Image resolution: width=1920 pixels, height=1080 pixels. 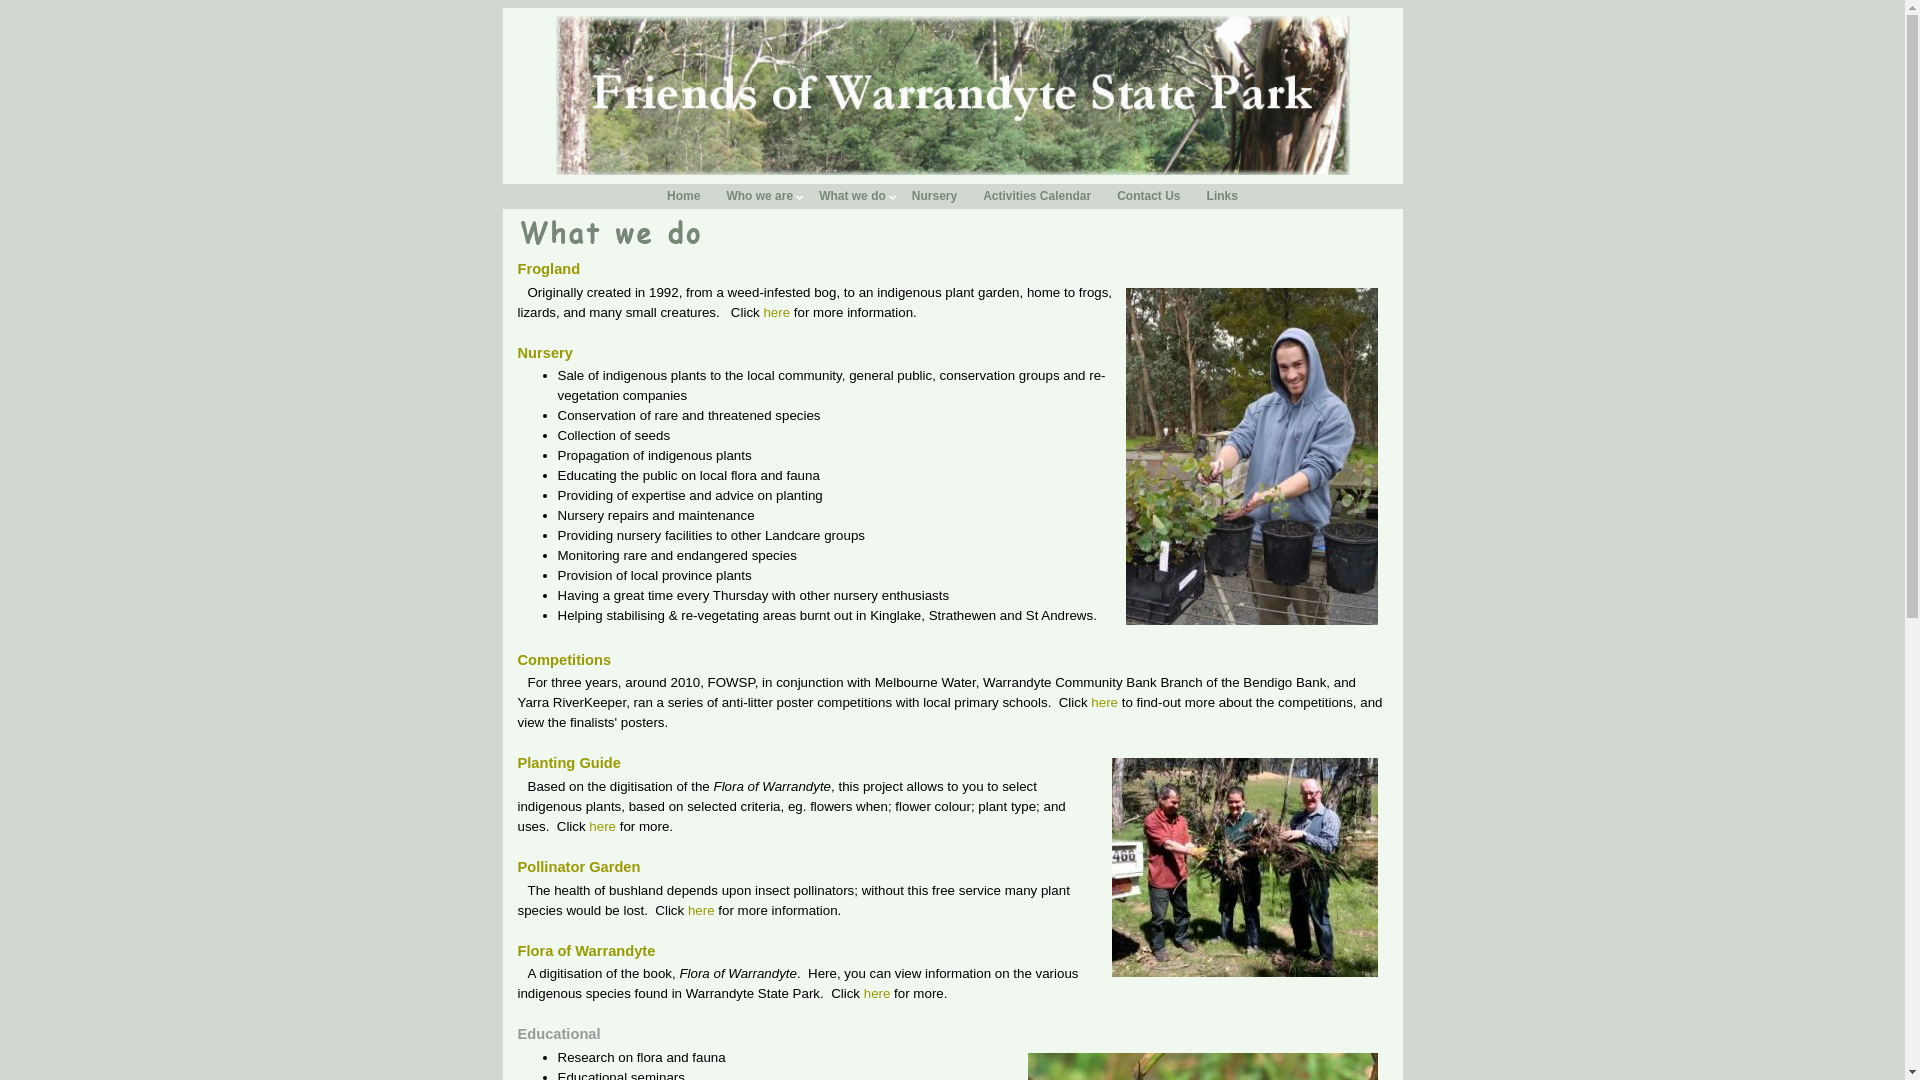 I want to click on 'Pollinator Garden', so click(x=578, y=866).